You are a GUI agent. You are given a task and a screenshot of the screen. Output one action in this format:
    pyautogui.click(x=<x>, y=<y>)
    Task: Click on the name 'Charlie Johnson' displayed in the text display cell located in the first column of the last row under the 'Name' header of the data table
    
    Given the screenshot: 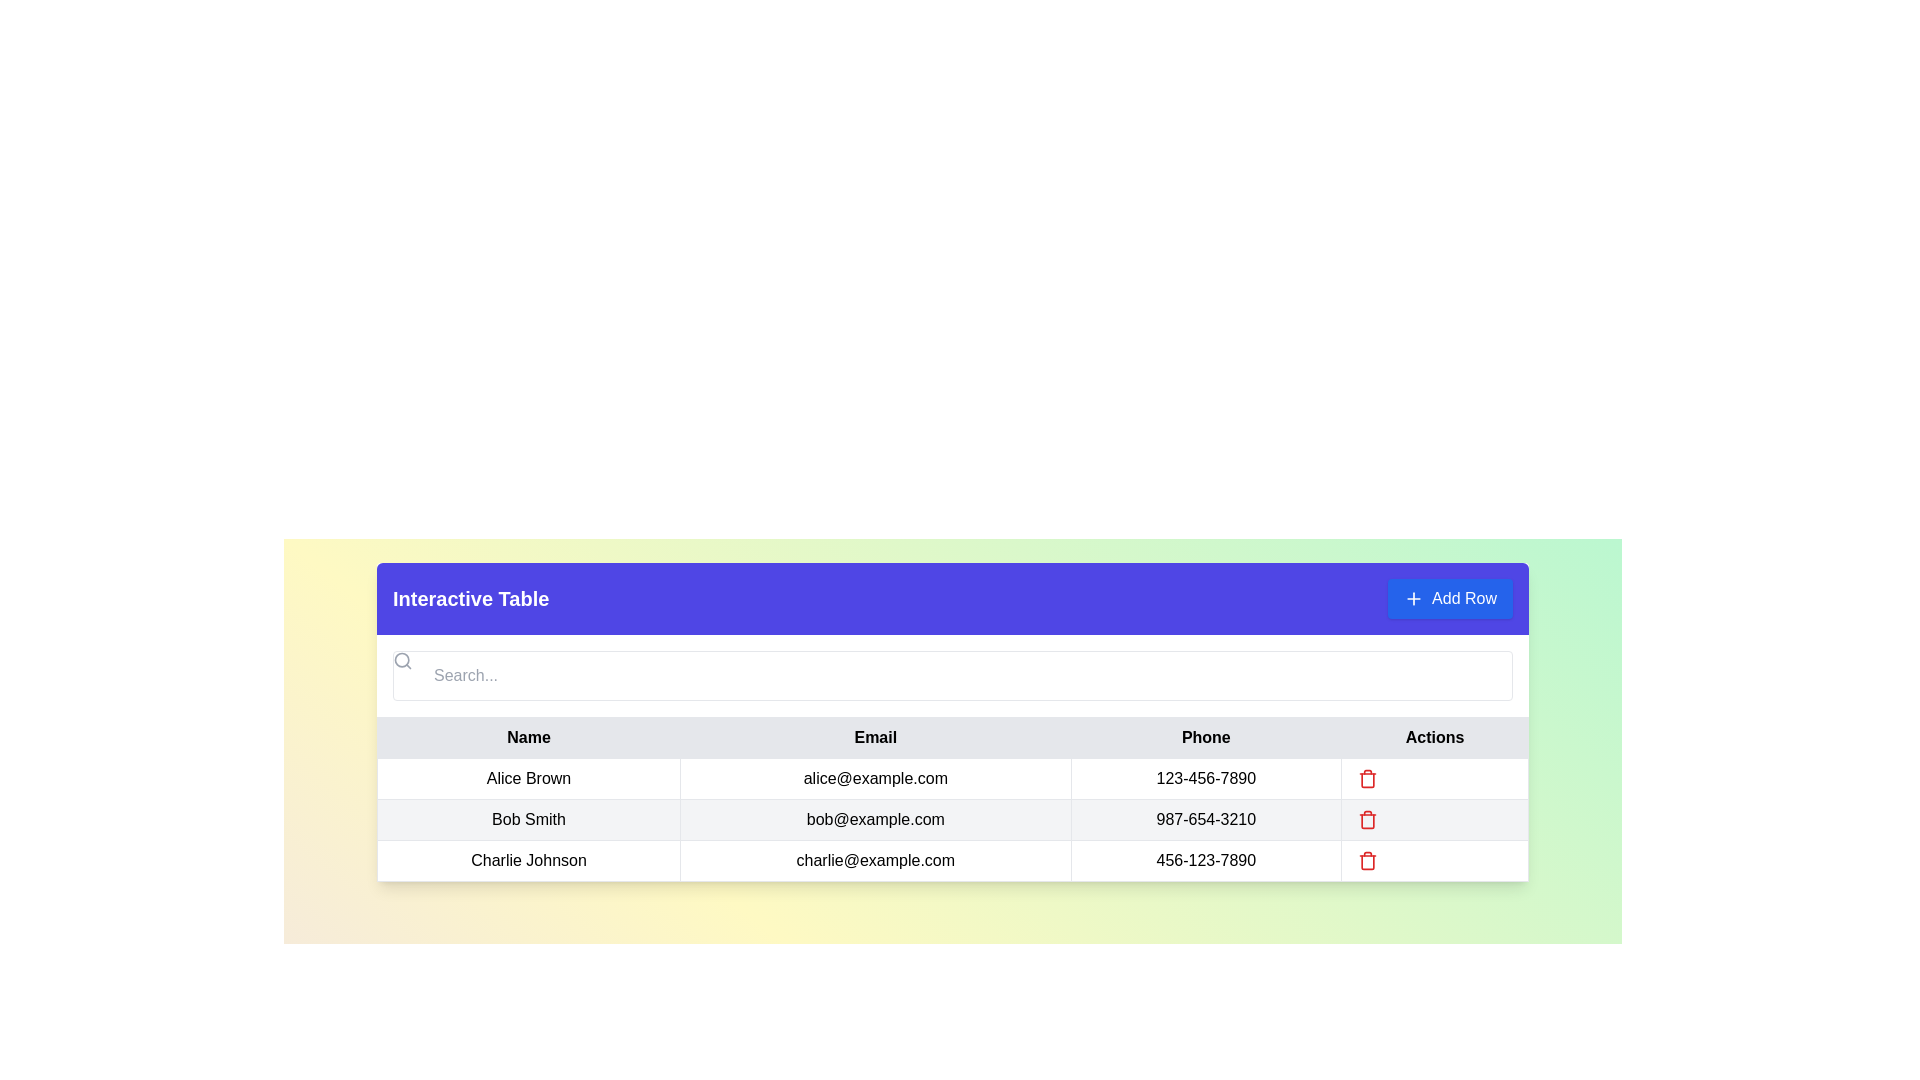 What is the action you would take?
    pyautogui.click(x=528, y=859)
    